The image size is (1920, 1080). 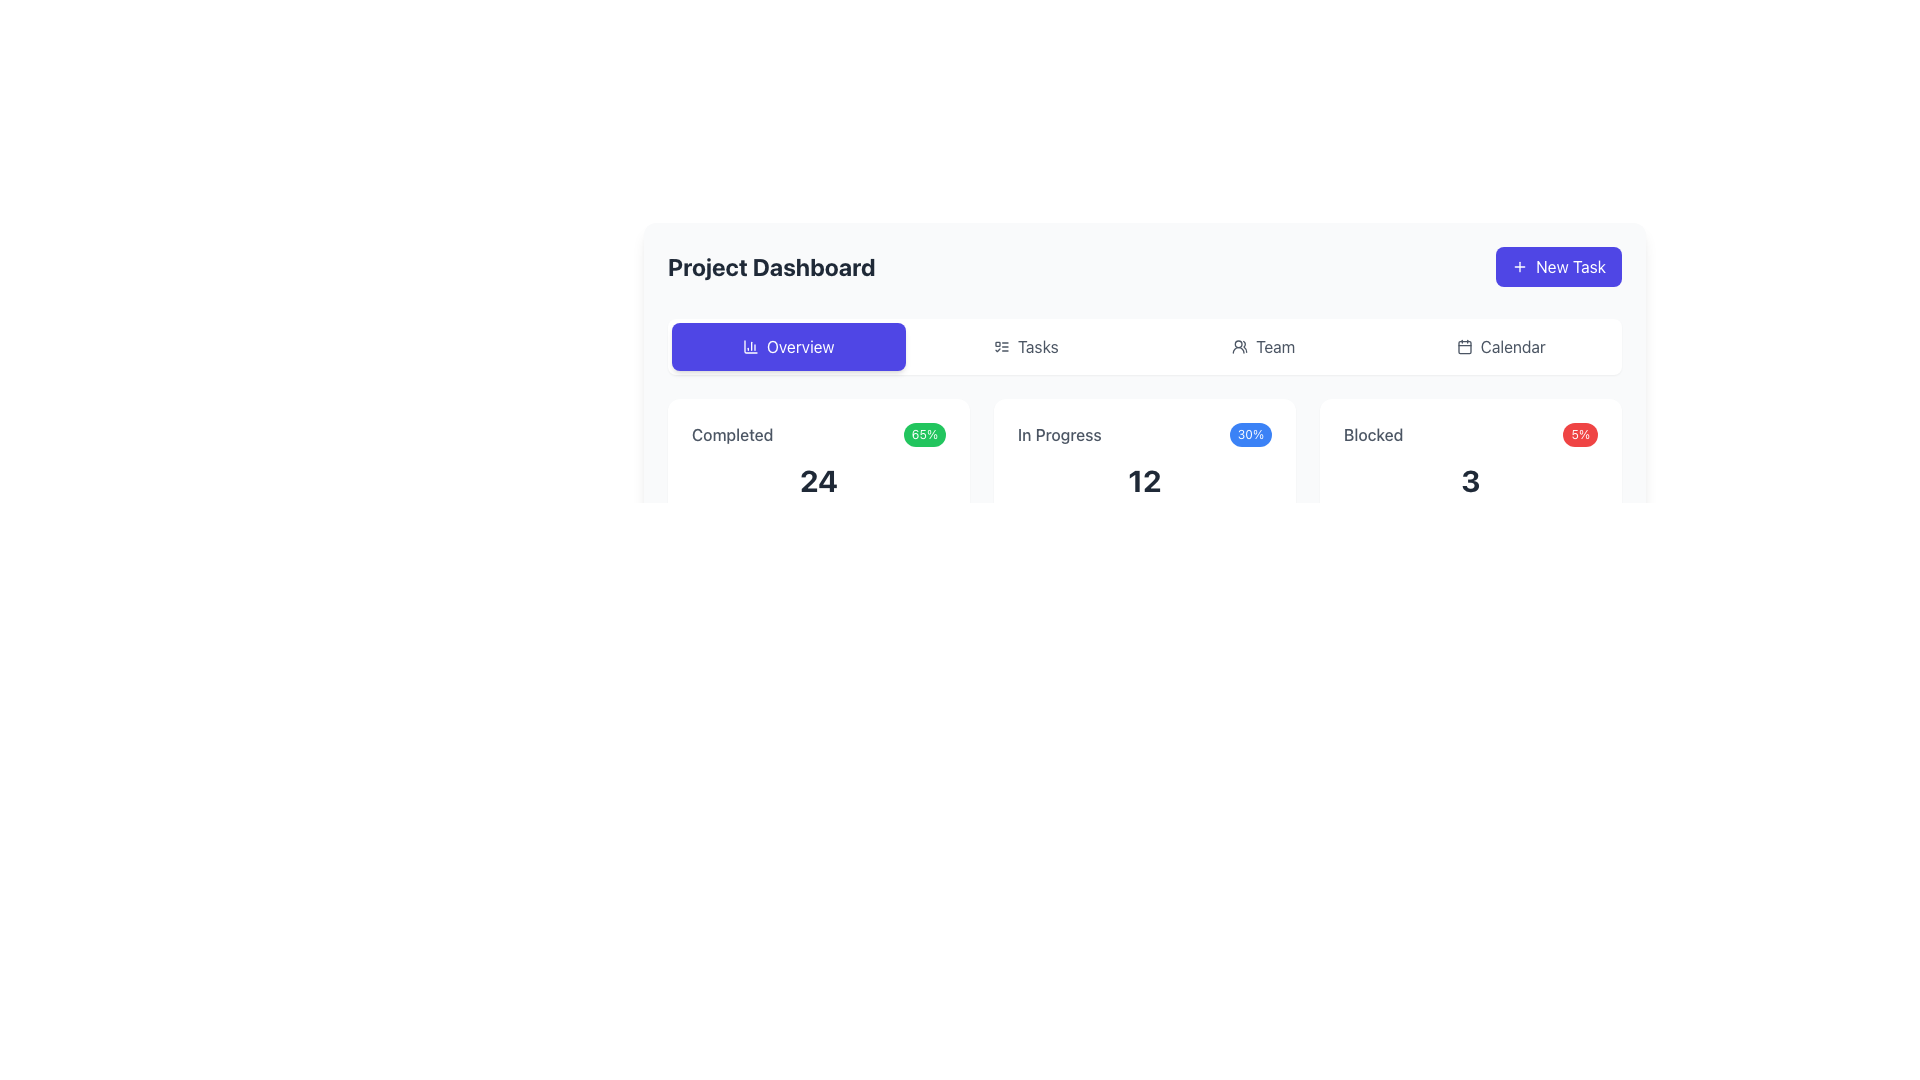 What do you see at coordinates (1058, 434) in the screenshot?
I see `the 'In Progress' text label` at bounding box center [1058, 434].